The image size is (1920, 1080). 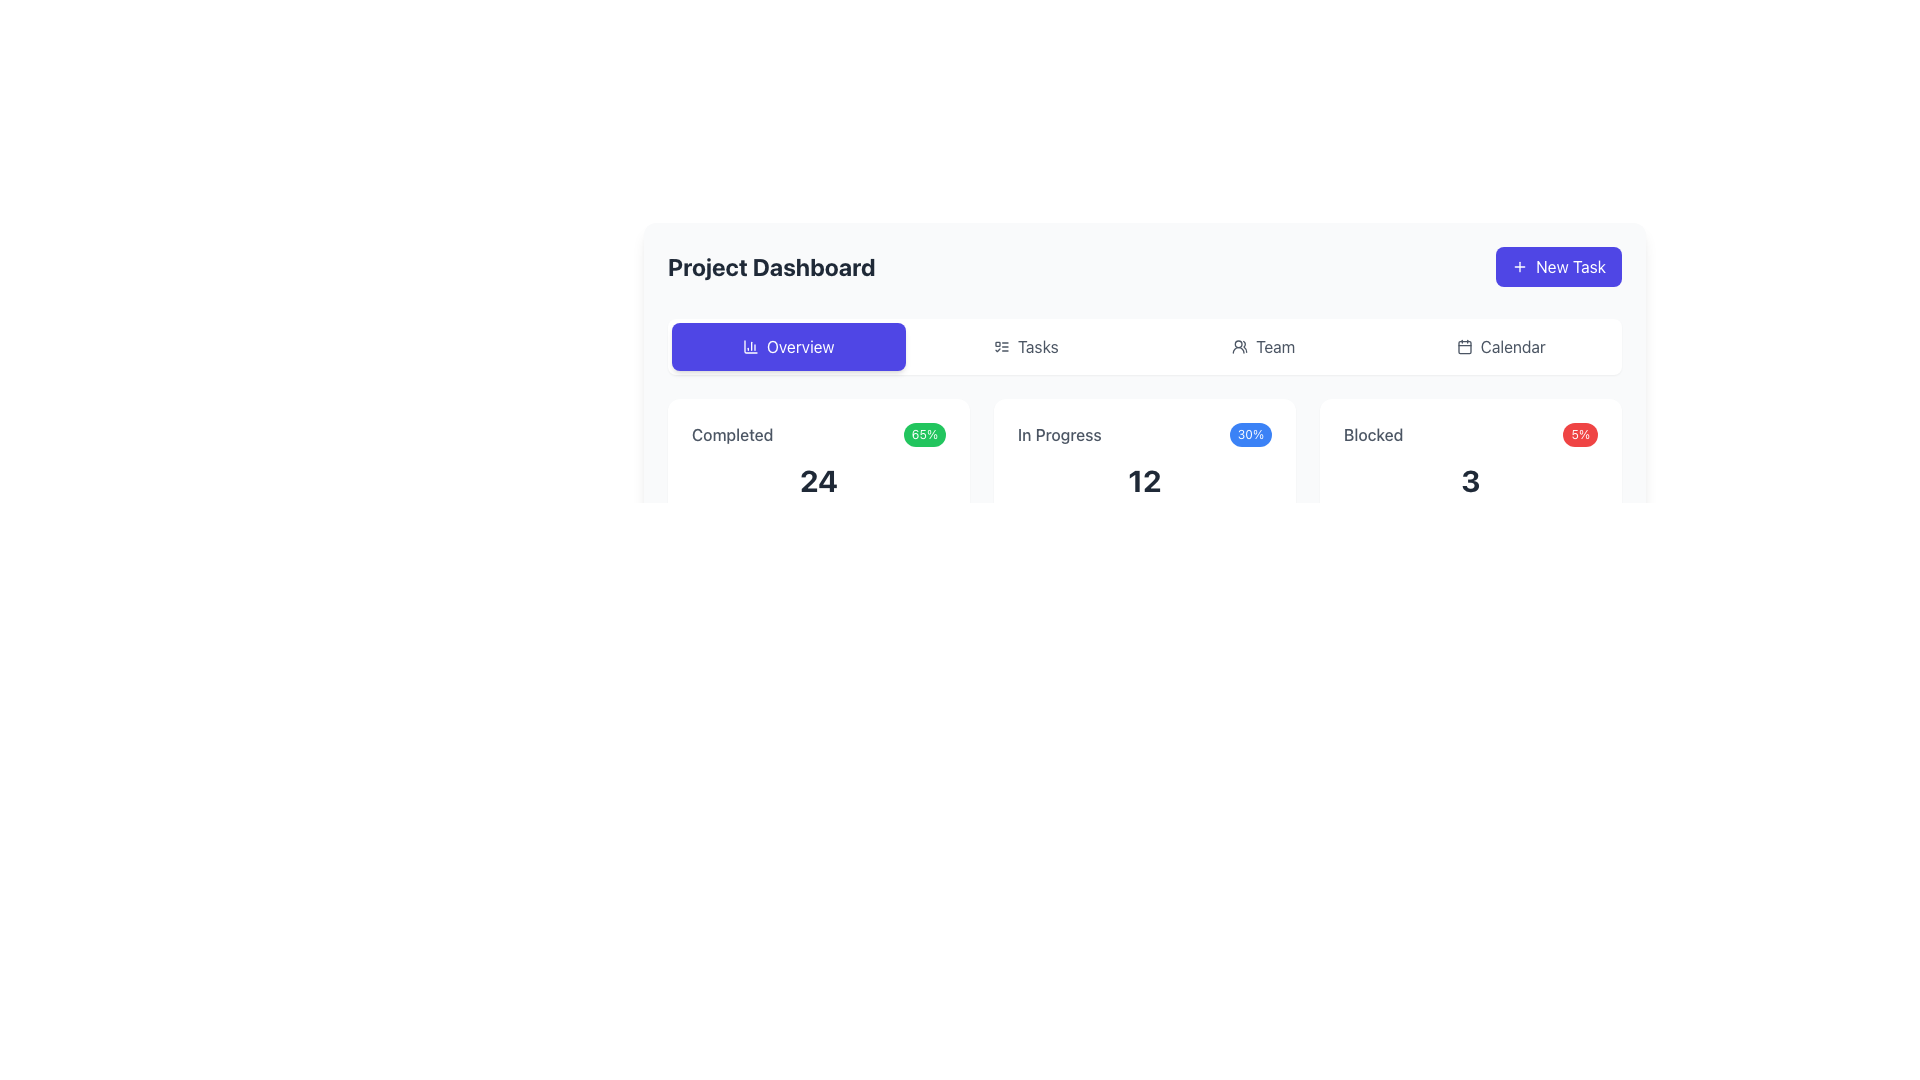 What do you see at coordinates (1058, 434) in the screenshot?
I see `the 'In Progress' text label` at bounding box center [1058, 434].